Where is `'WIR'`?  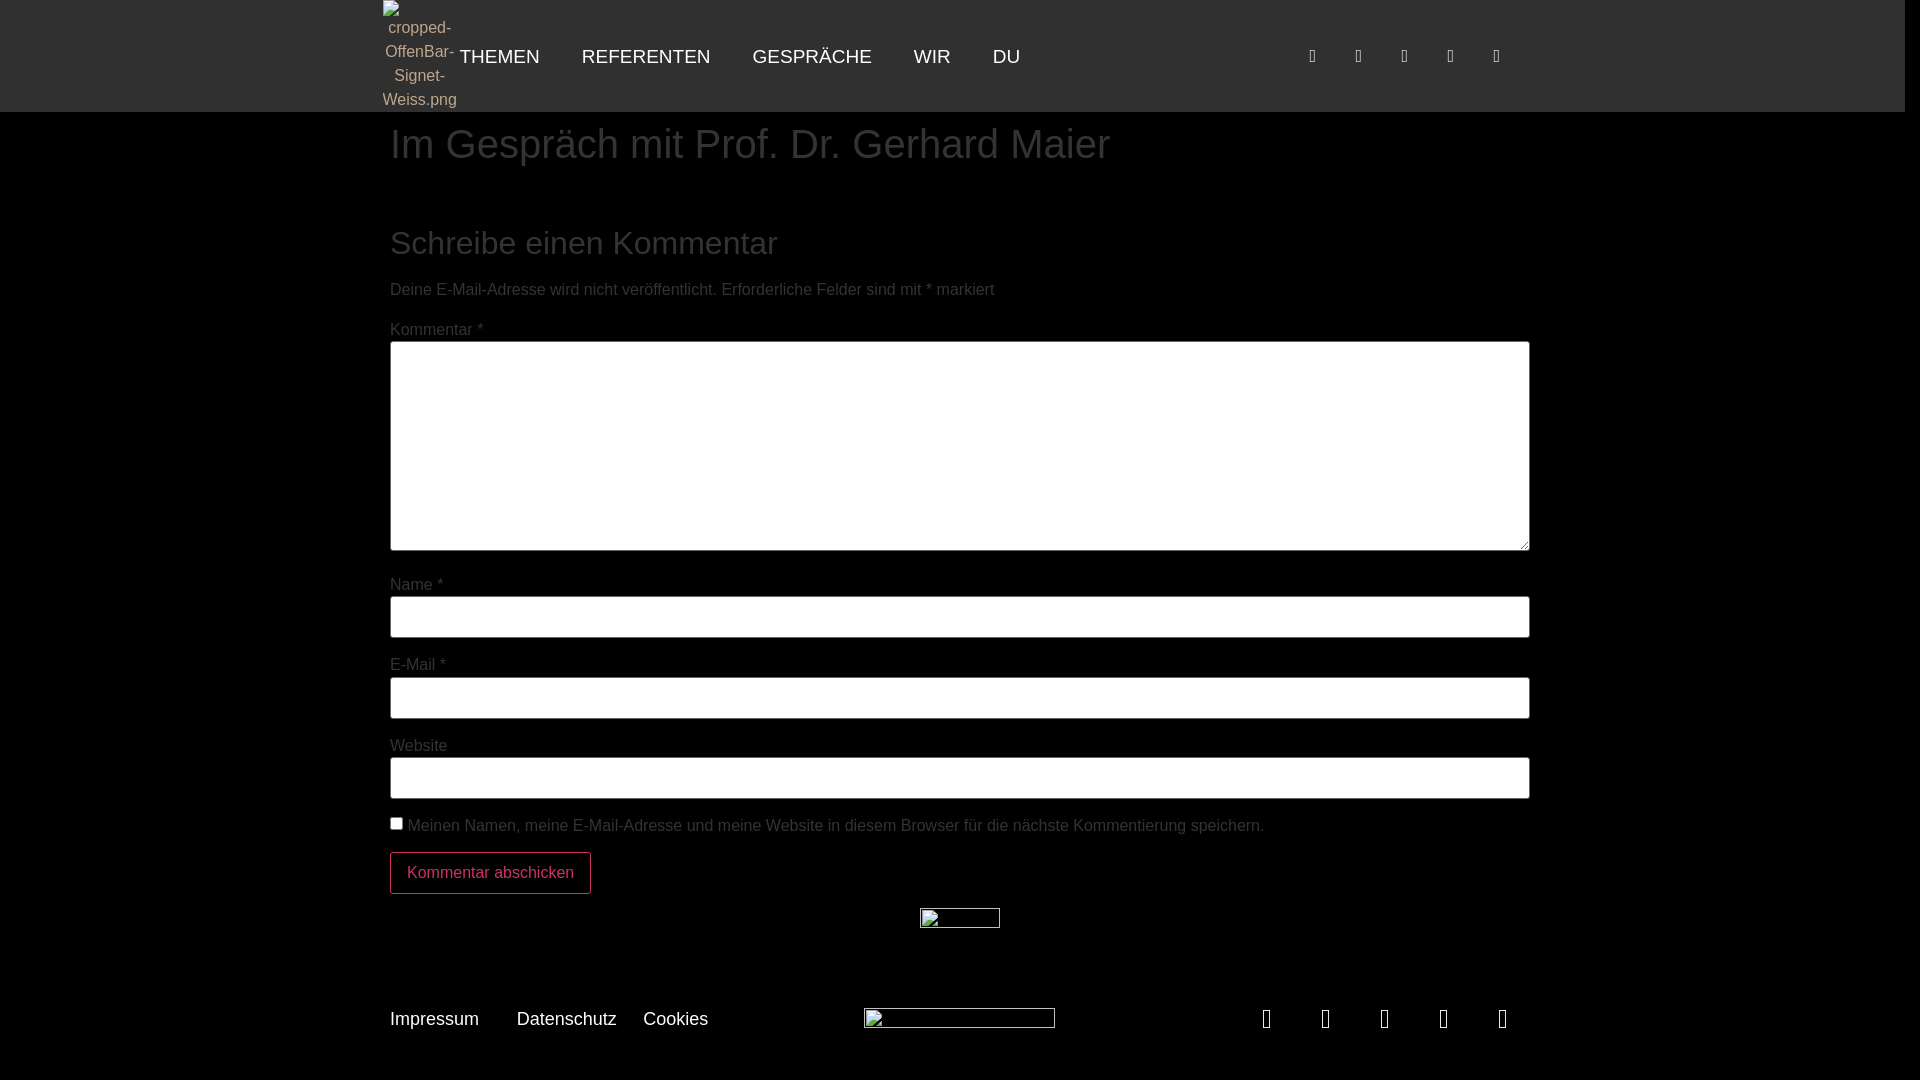 'WIR' is located at coordinates (892, 55).